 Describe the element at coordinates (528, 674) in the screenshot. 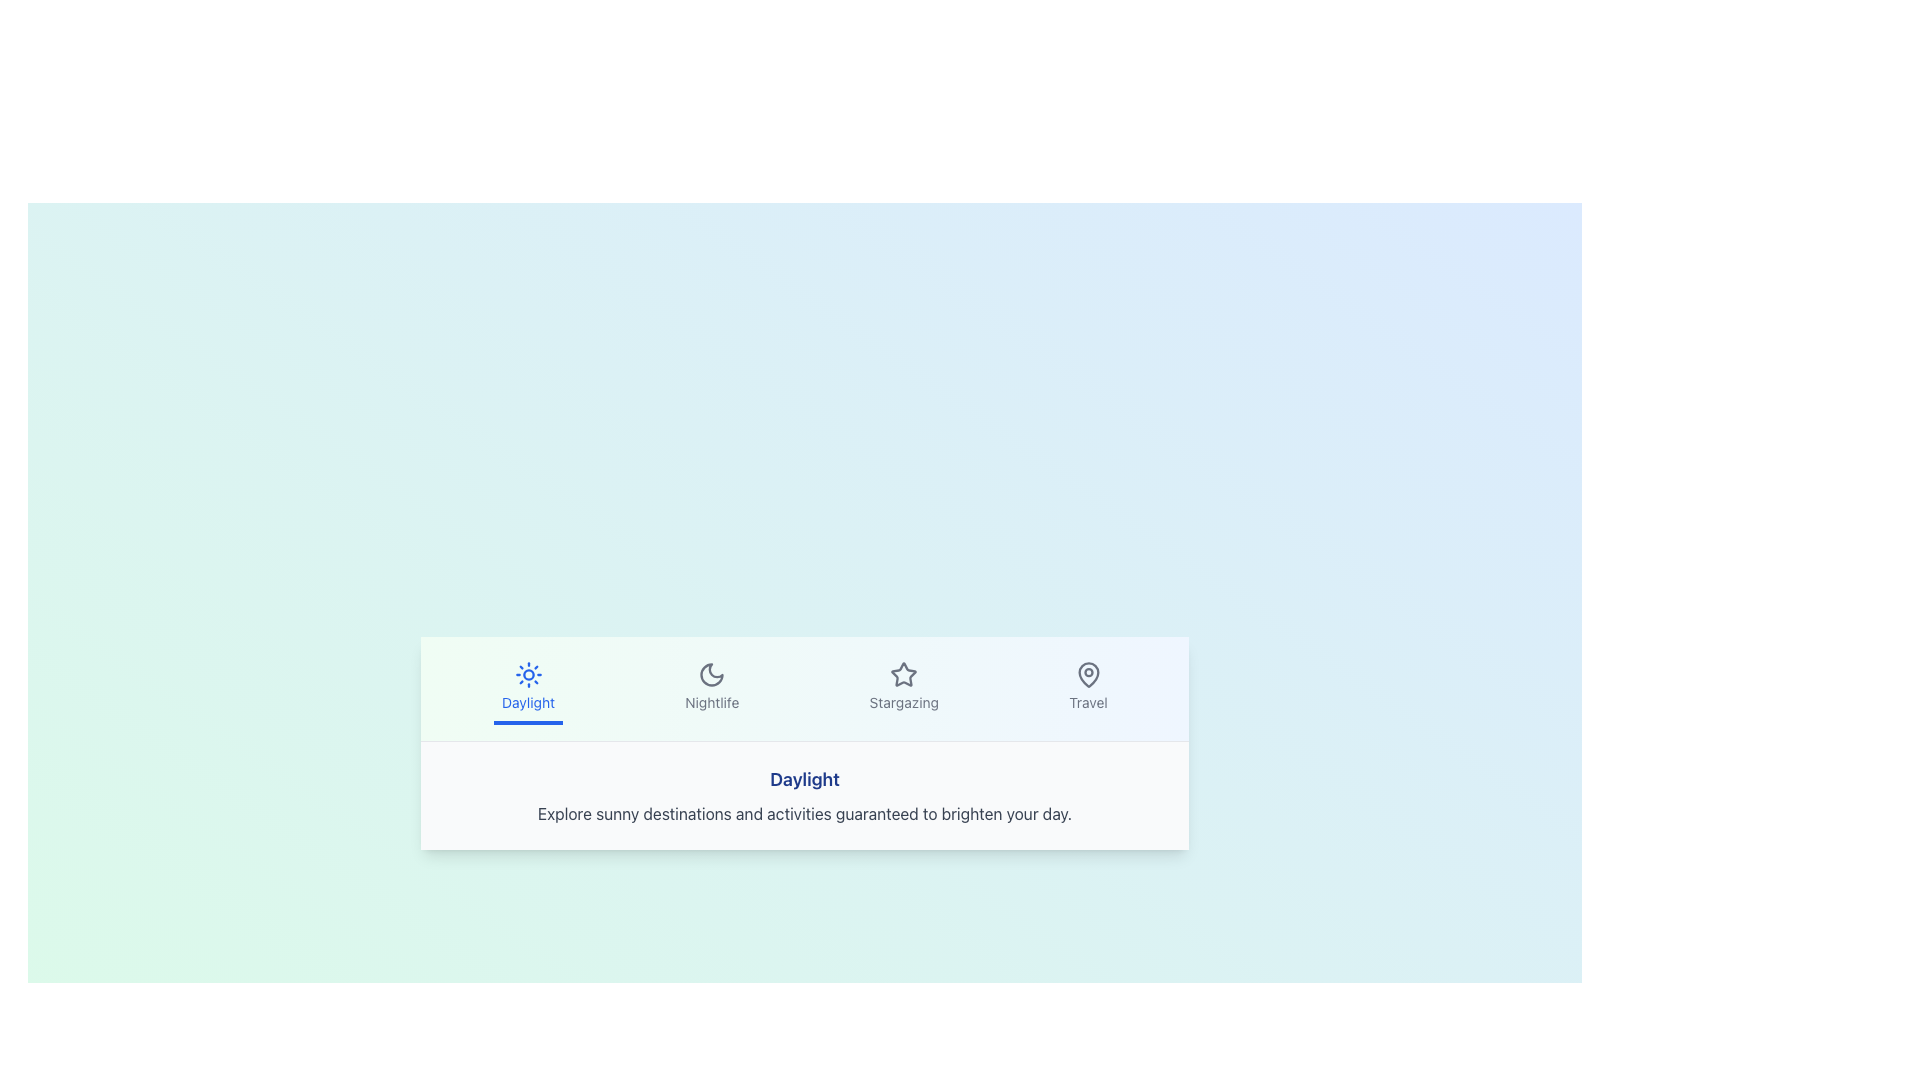

I see `the sun-shaped icon in the navigation bar, which is associated with the 'Daylight' label` at that location.